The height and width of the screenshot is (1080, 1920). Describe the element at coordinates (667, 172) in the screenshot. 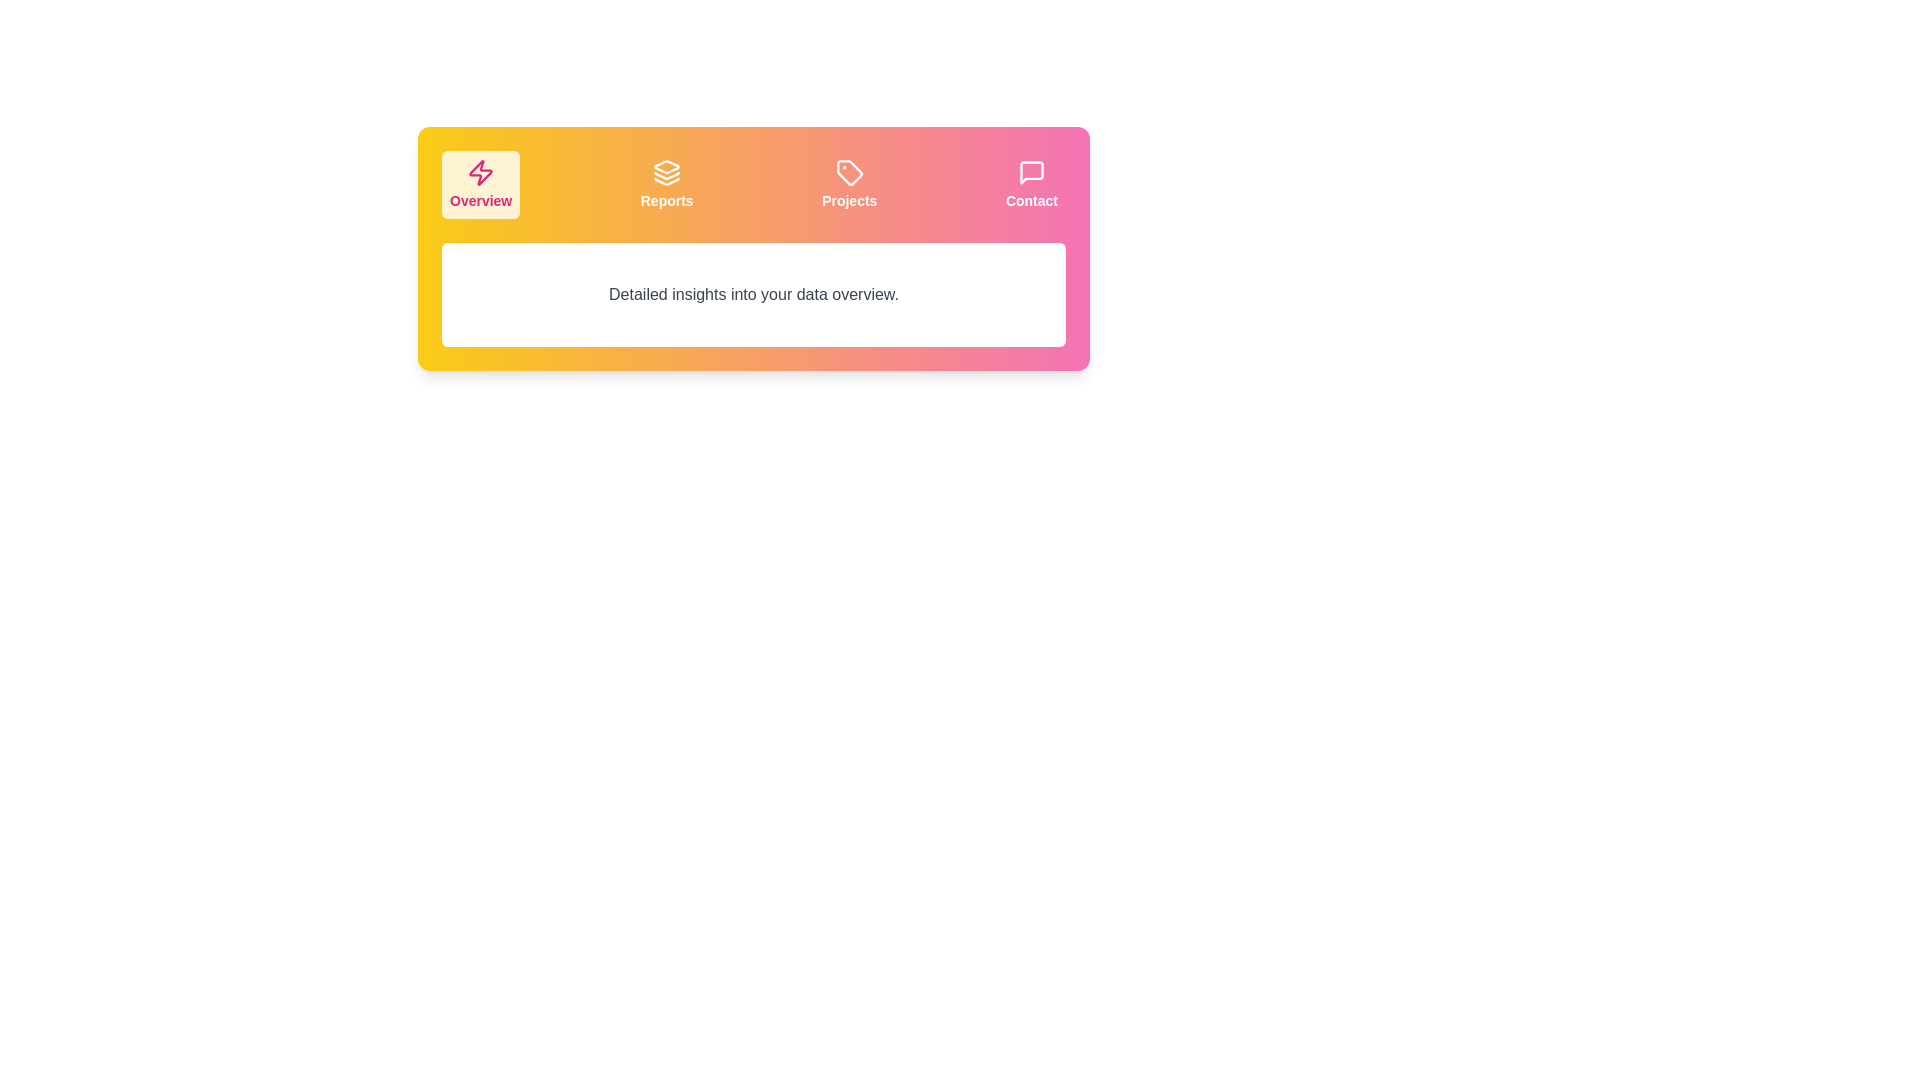

I see `the 'Reports' navigation icon located in the navigation bar, positioned second from the left` at that location.